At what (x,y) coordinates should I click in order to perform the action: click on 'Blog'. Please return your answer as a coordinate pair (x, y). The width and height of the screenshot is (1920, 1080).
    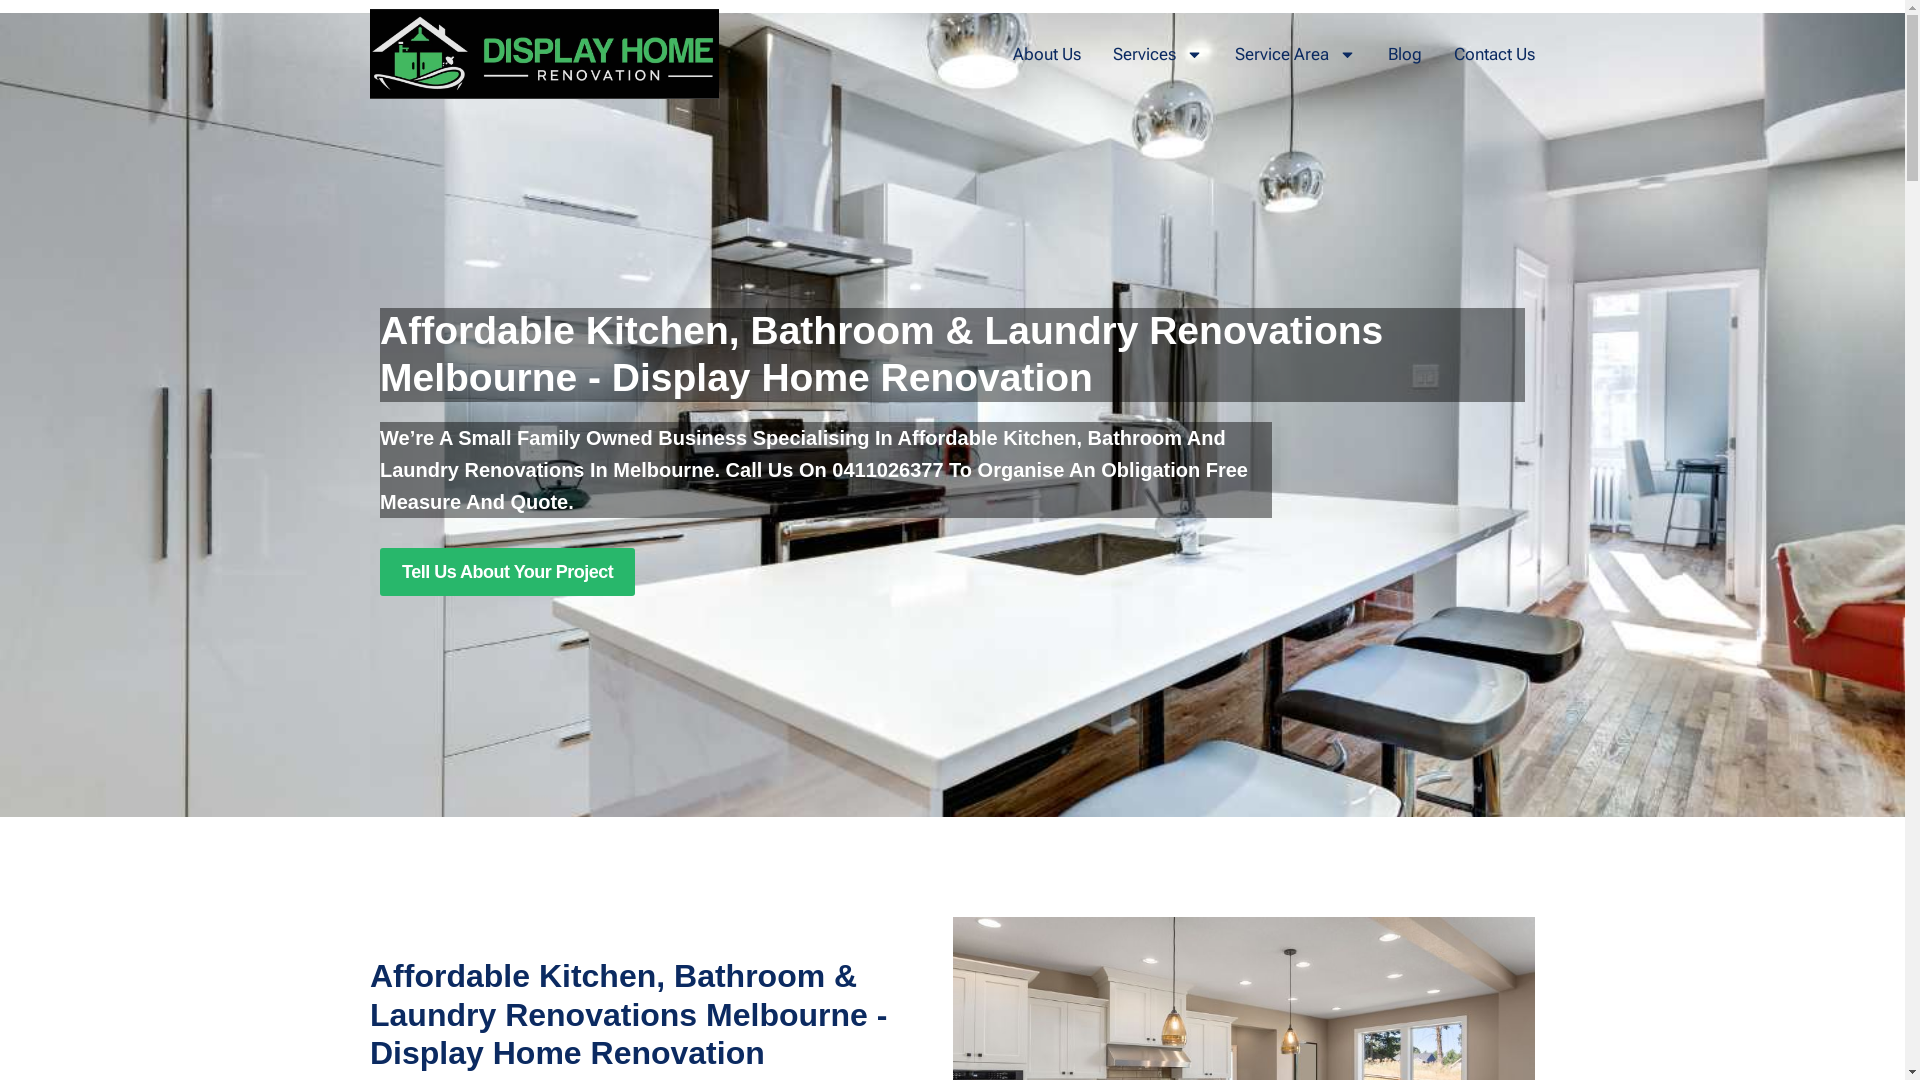
    Looking at the image, I should click on (1404, 53).